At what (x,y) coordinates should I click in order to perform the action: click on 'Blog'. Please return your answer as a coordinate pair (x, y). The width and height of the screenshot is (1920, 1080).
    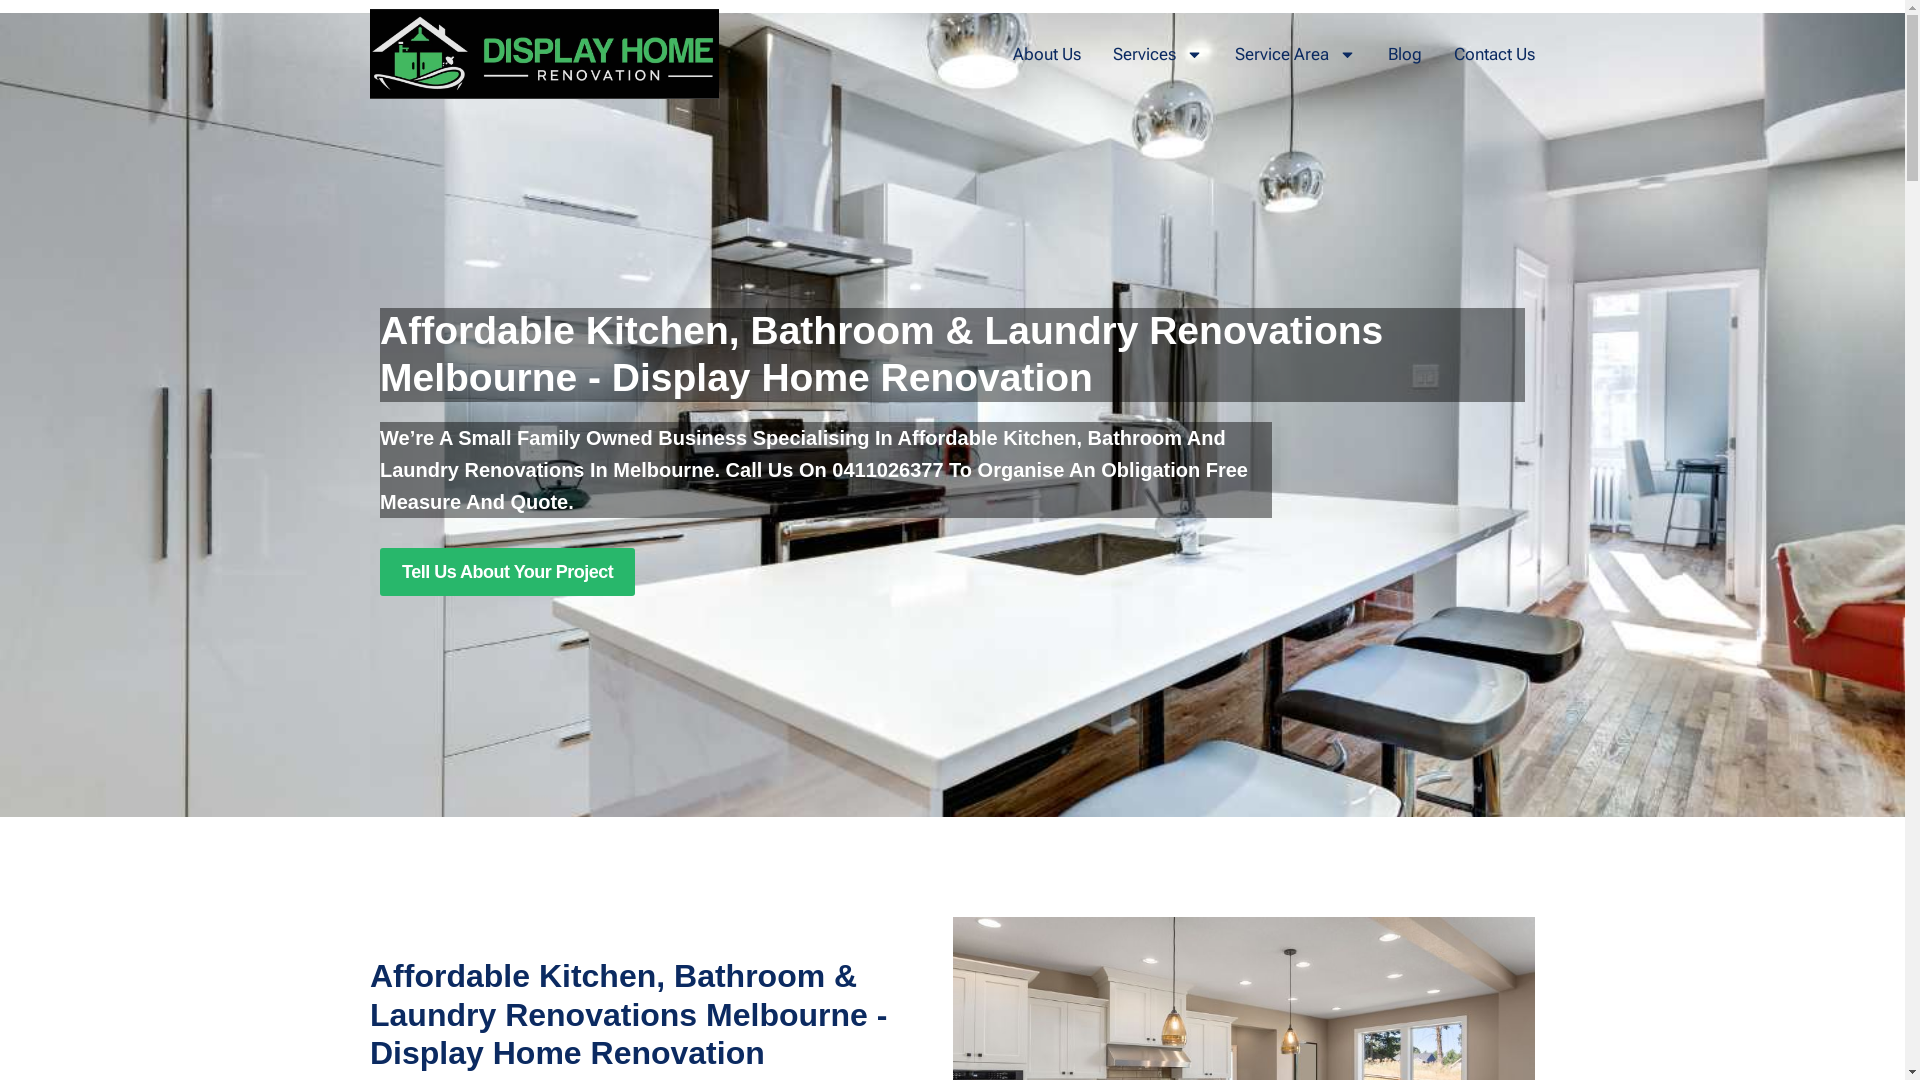
    Looking at the image, I should click on (1404, 53).